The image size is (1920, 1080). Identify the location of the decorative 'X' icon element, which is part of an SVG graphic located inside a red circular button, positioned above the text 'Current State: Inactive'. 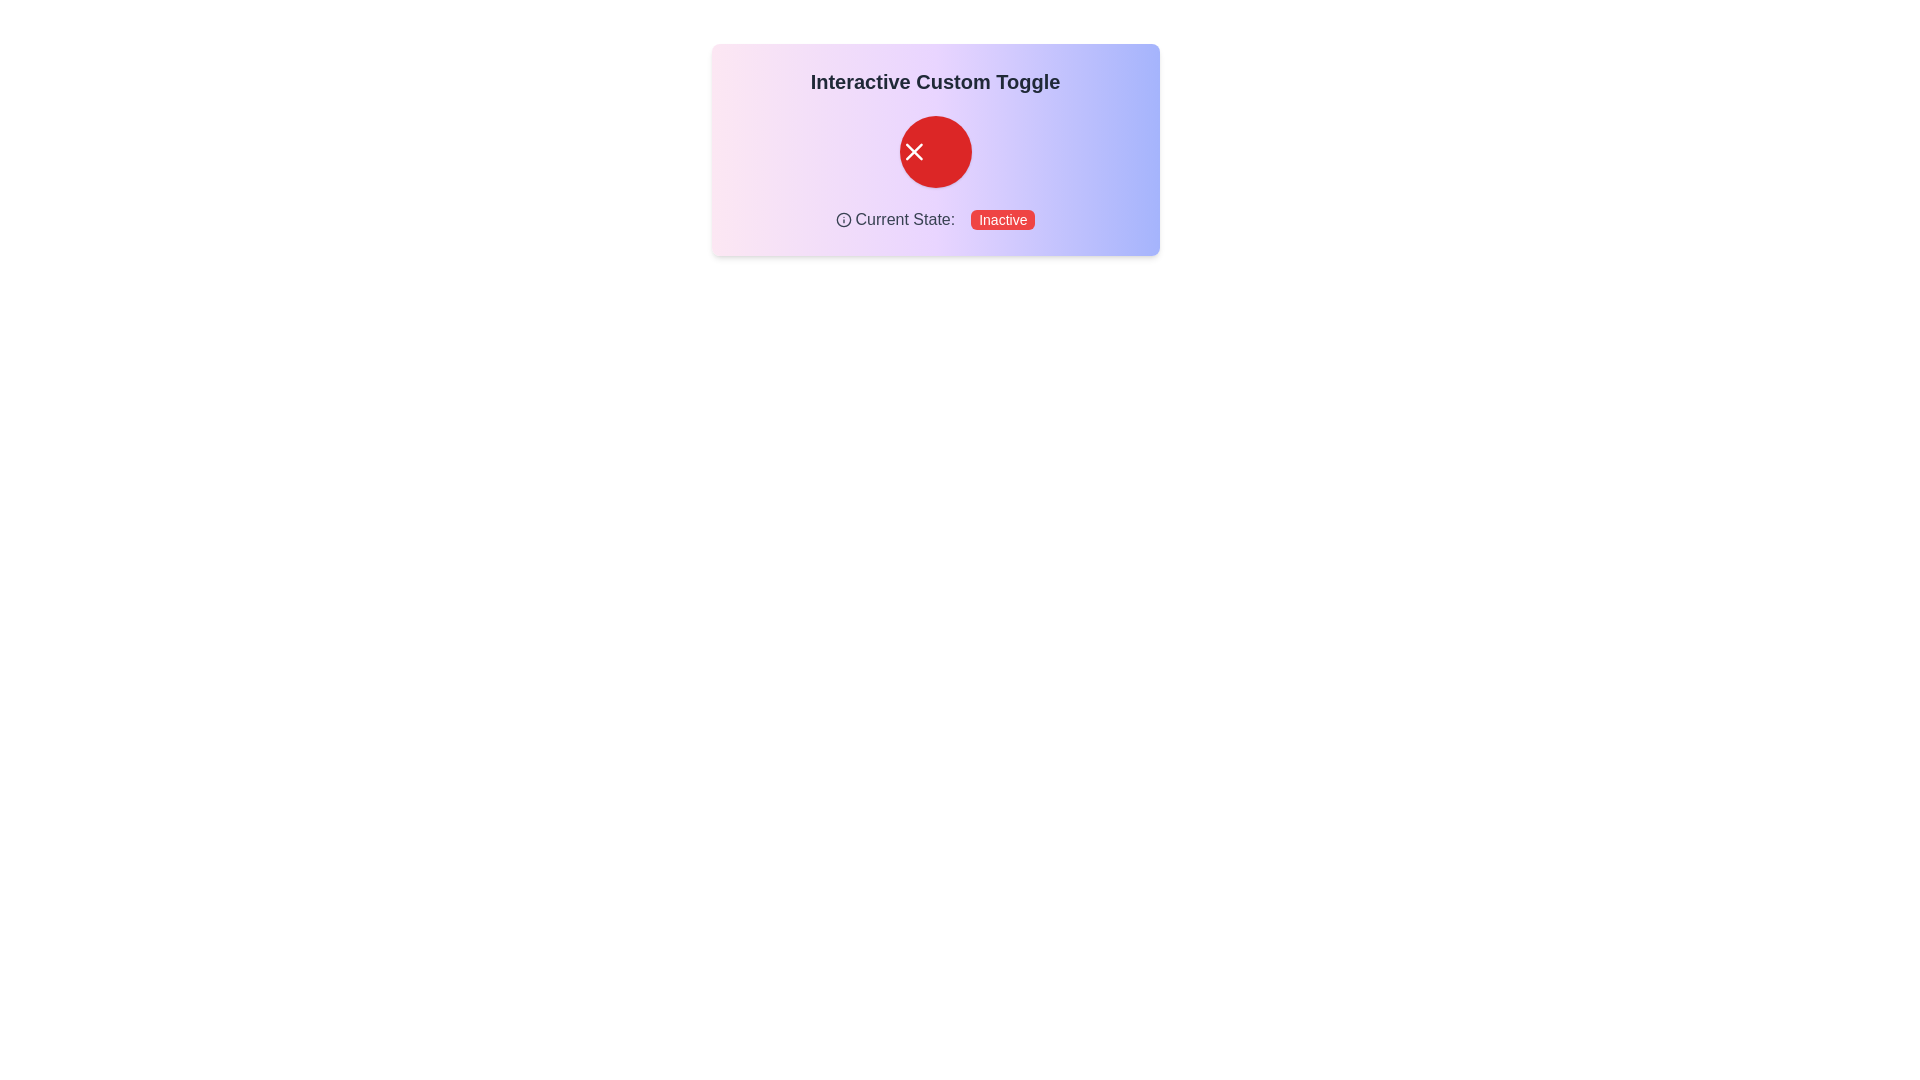
(912, 150).